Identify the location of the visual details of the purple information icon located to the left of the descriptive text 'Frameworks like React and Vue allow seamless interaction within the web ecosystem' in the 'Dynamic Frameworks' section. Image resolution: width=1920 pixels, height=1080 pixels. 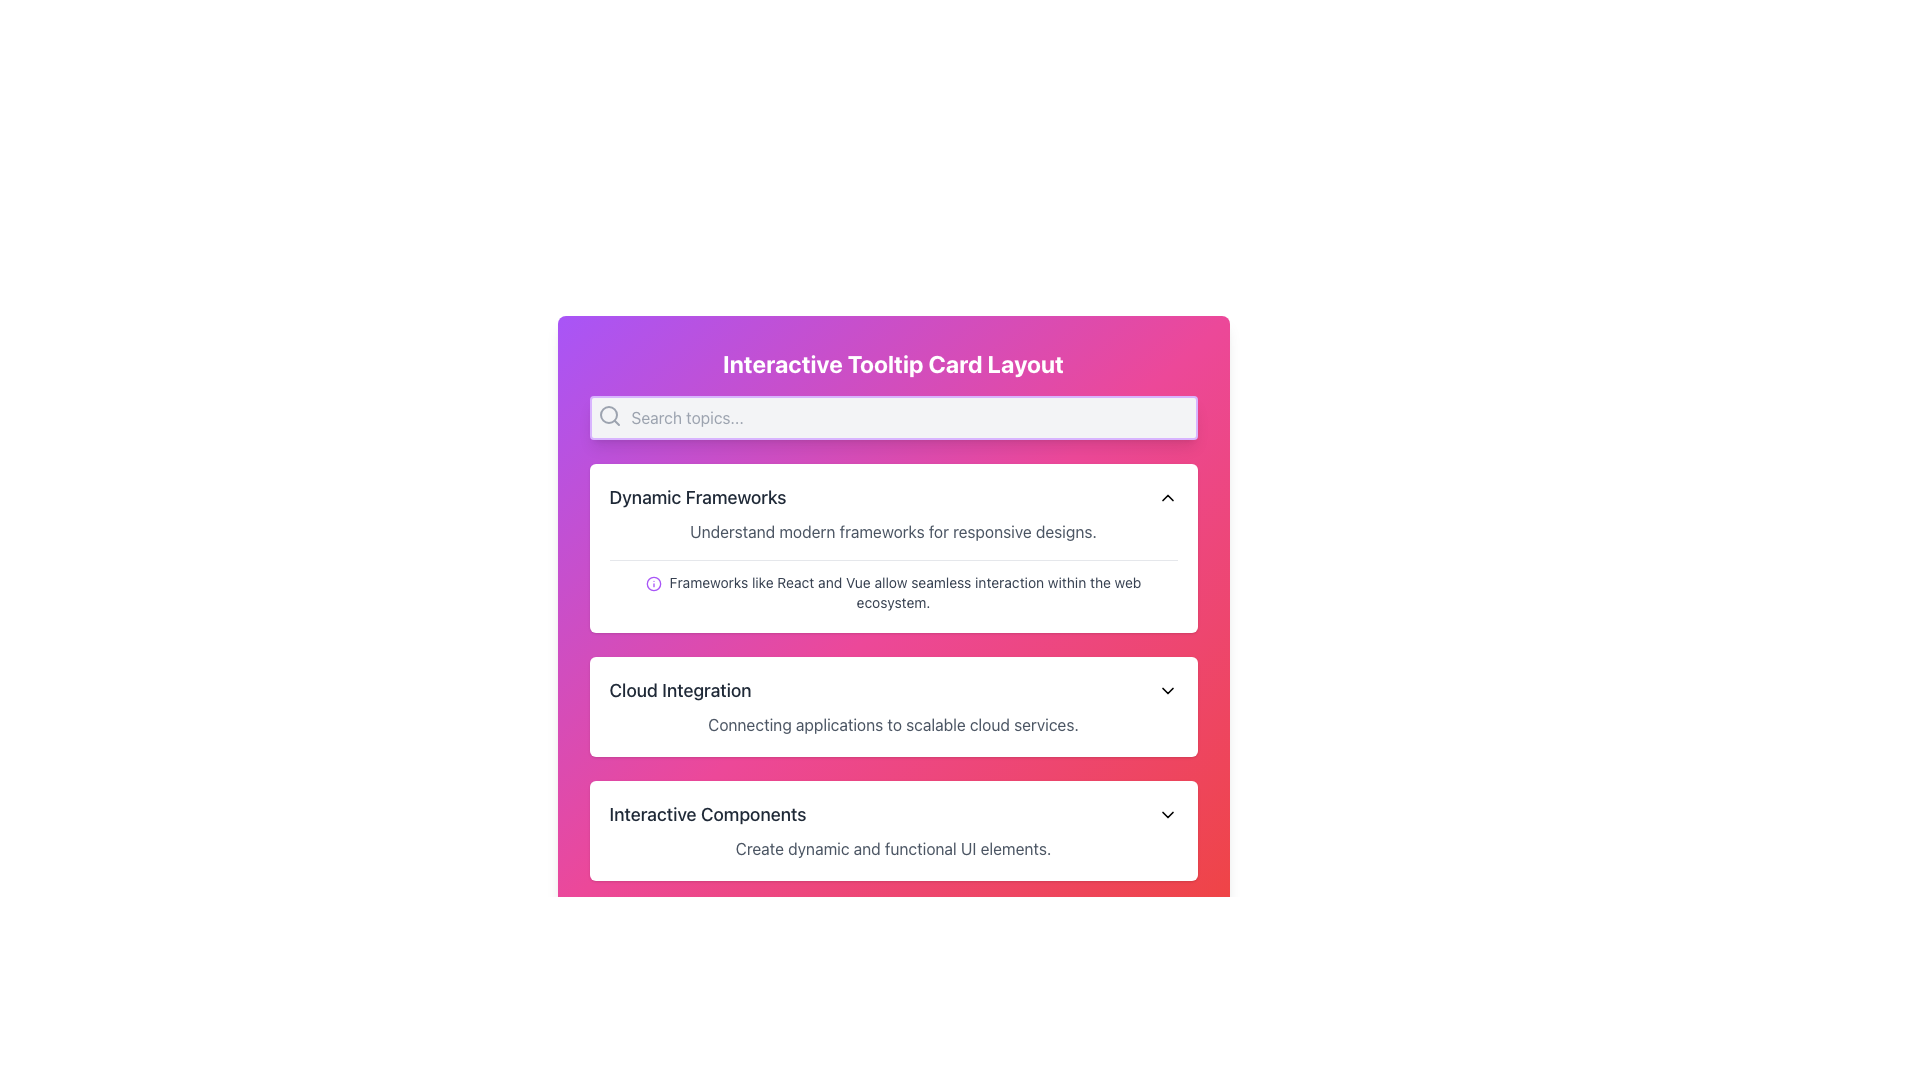
(653, 584).